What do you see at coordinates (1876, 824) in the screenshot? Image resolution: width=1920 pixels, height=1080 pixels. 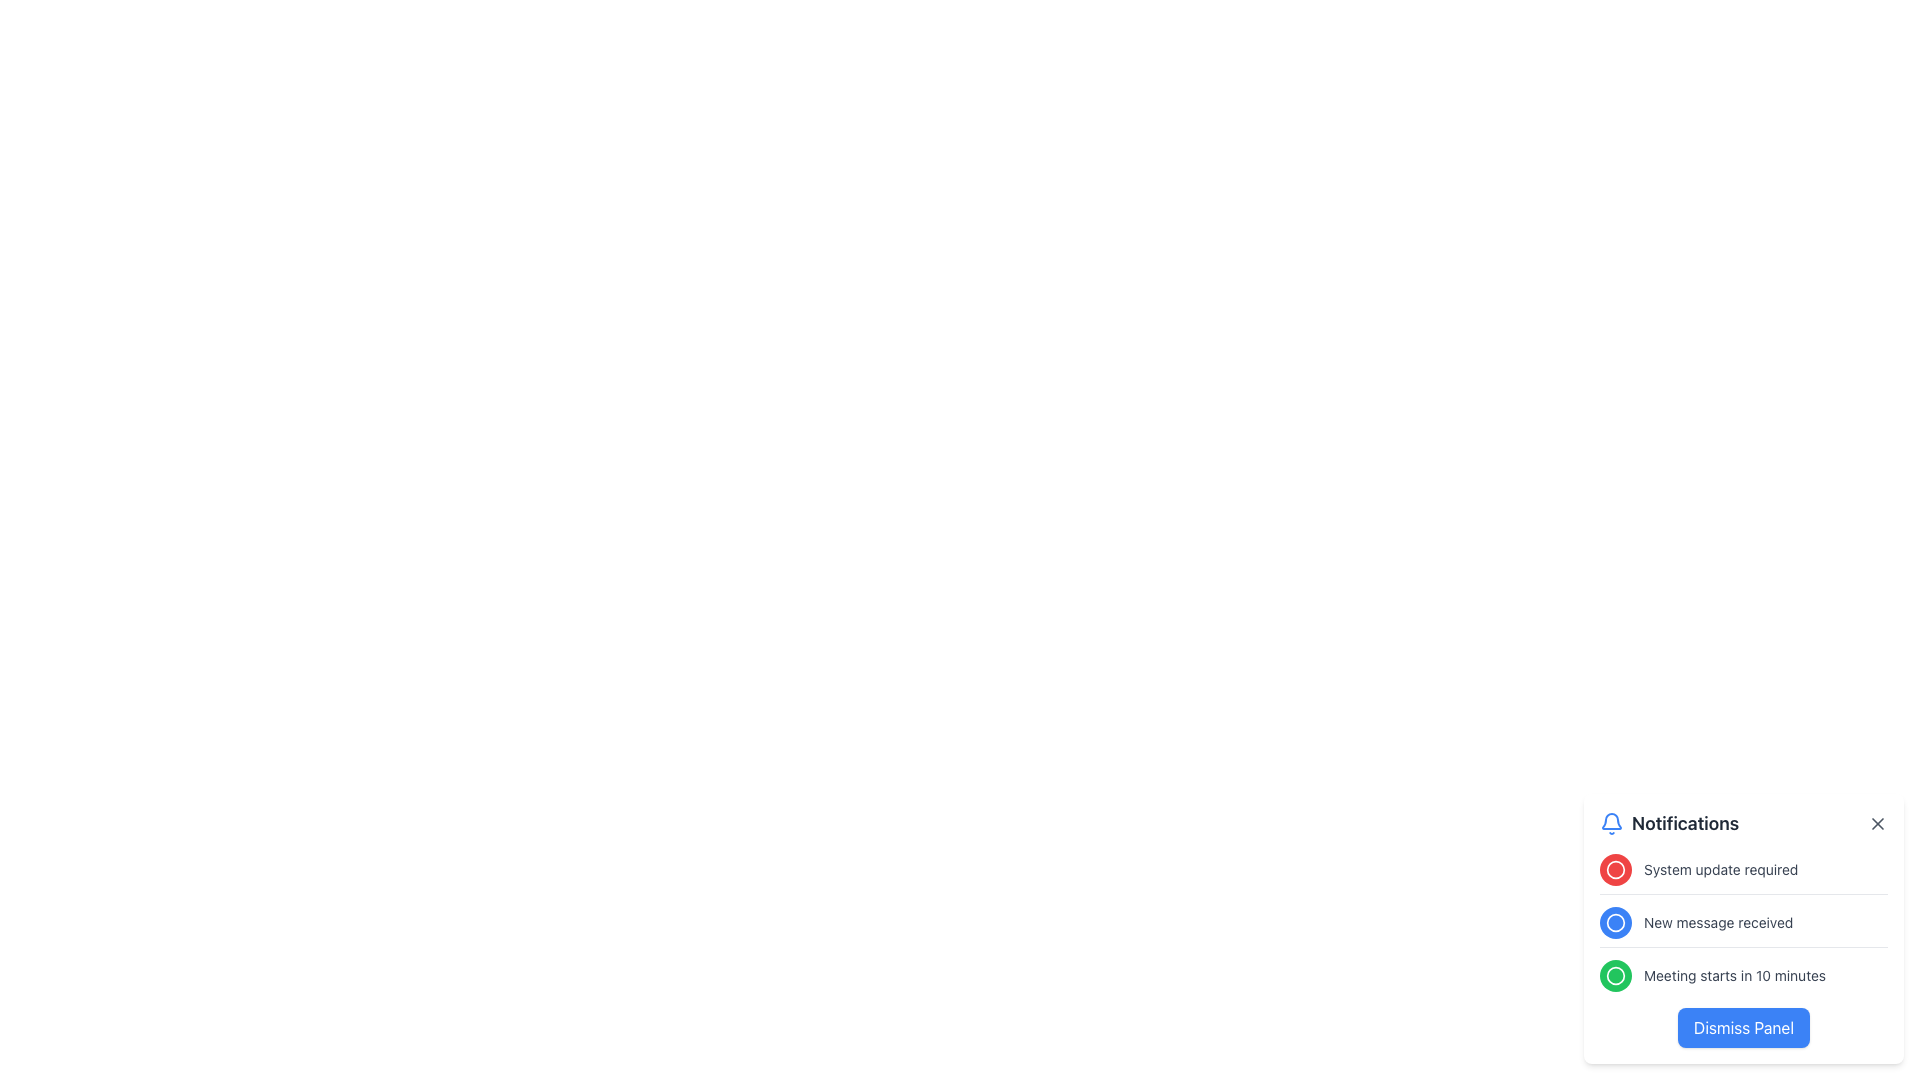 I see `the close button located at the top-right corner of the 'Notifications' panel` at bounding box center [1876, 824].